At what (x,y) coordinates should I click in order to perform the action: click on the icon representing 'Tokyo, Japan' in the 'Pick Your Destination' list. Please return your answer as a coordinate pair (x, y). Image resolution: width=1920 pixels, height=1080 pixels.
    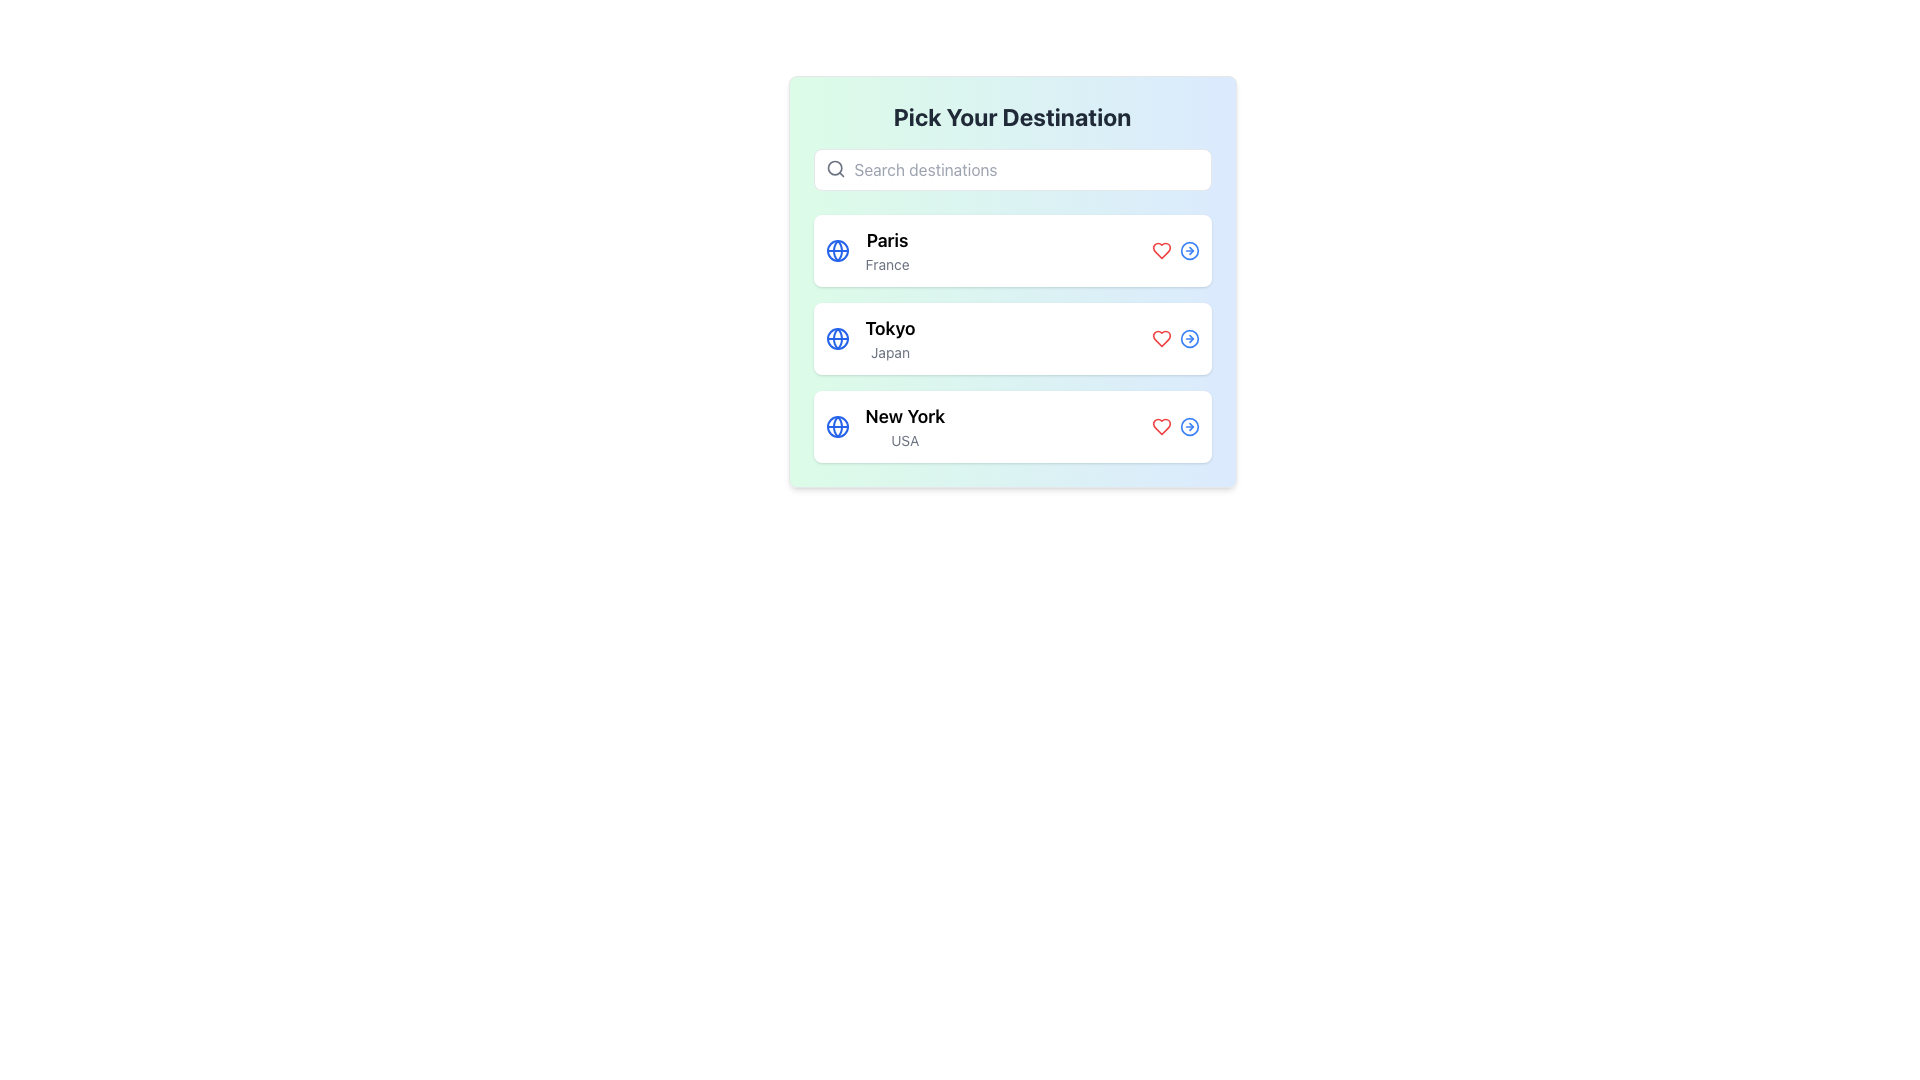
    Looking at the image, I should click on (837, 338).